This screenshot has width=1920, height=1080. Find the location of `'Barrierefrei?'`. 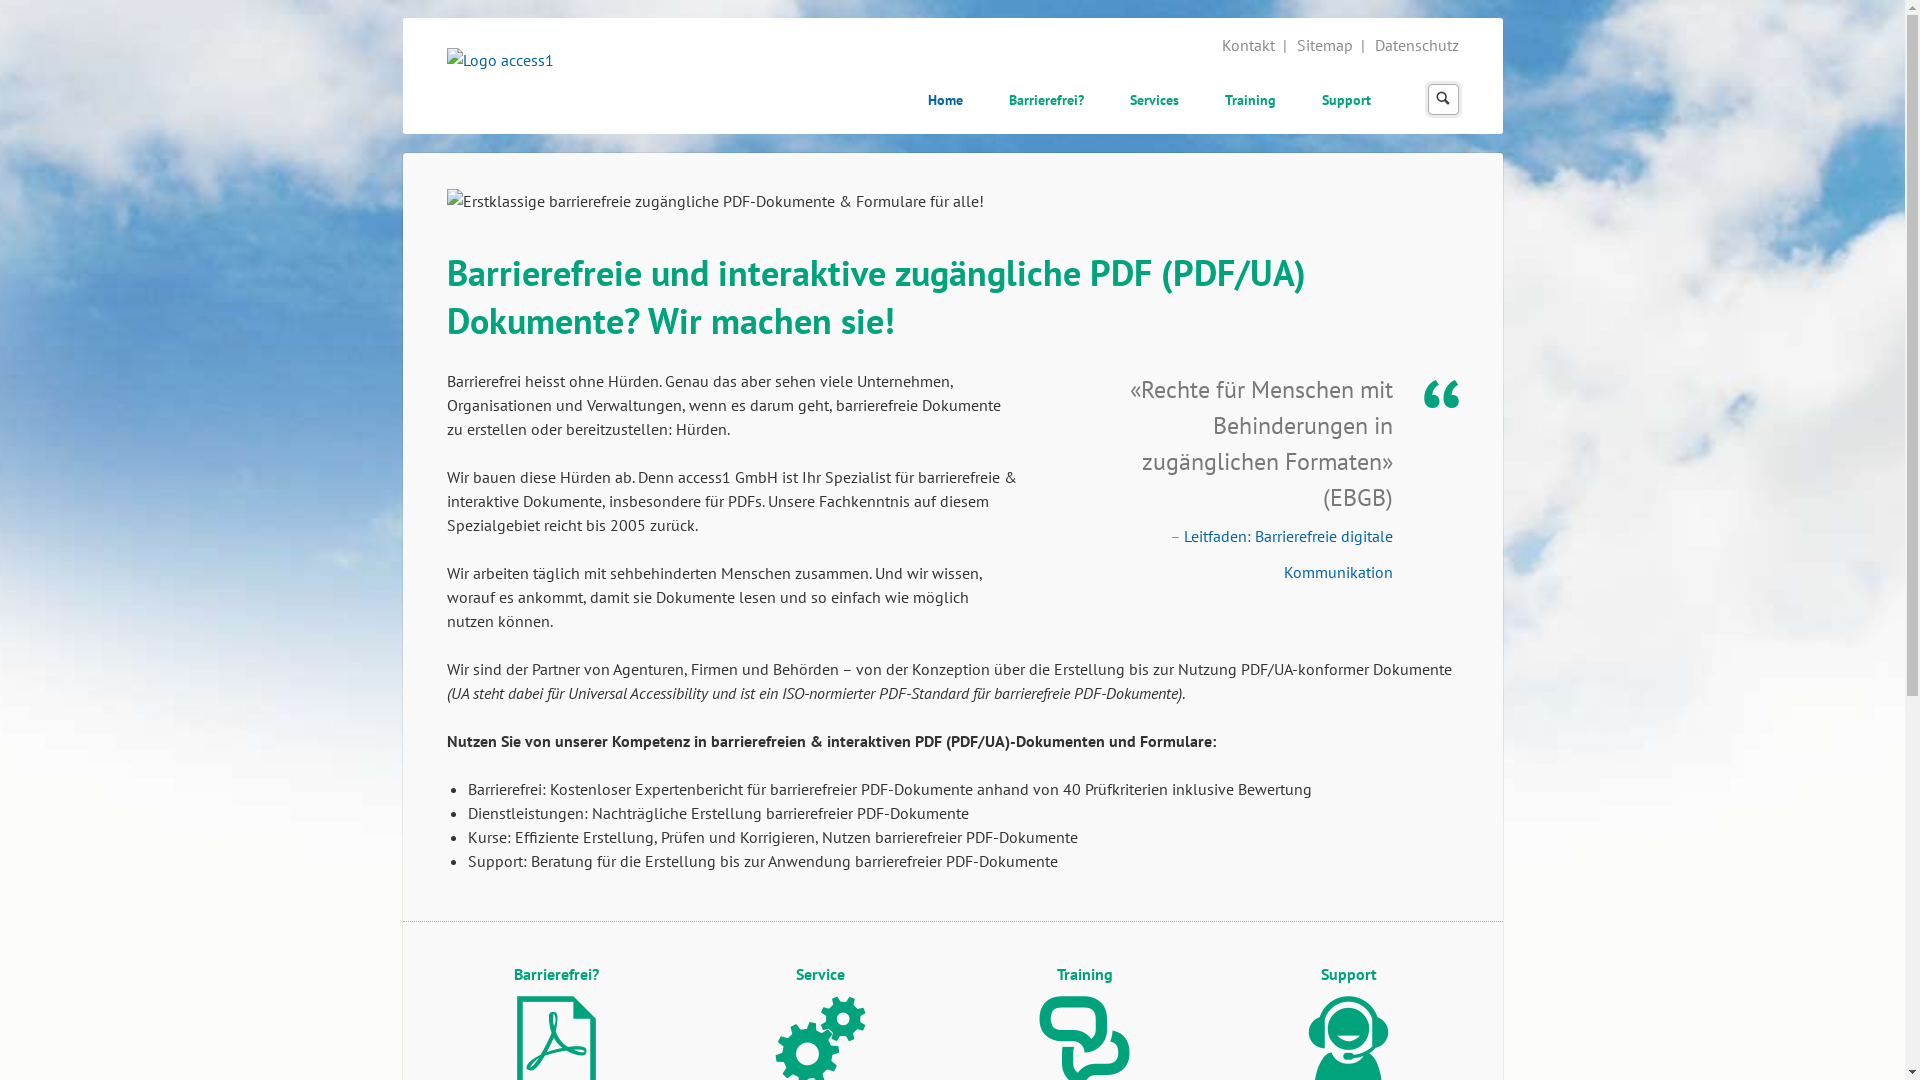

'Barrierefrei?' is located at coordinates (1045, 102).